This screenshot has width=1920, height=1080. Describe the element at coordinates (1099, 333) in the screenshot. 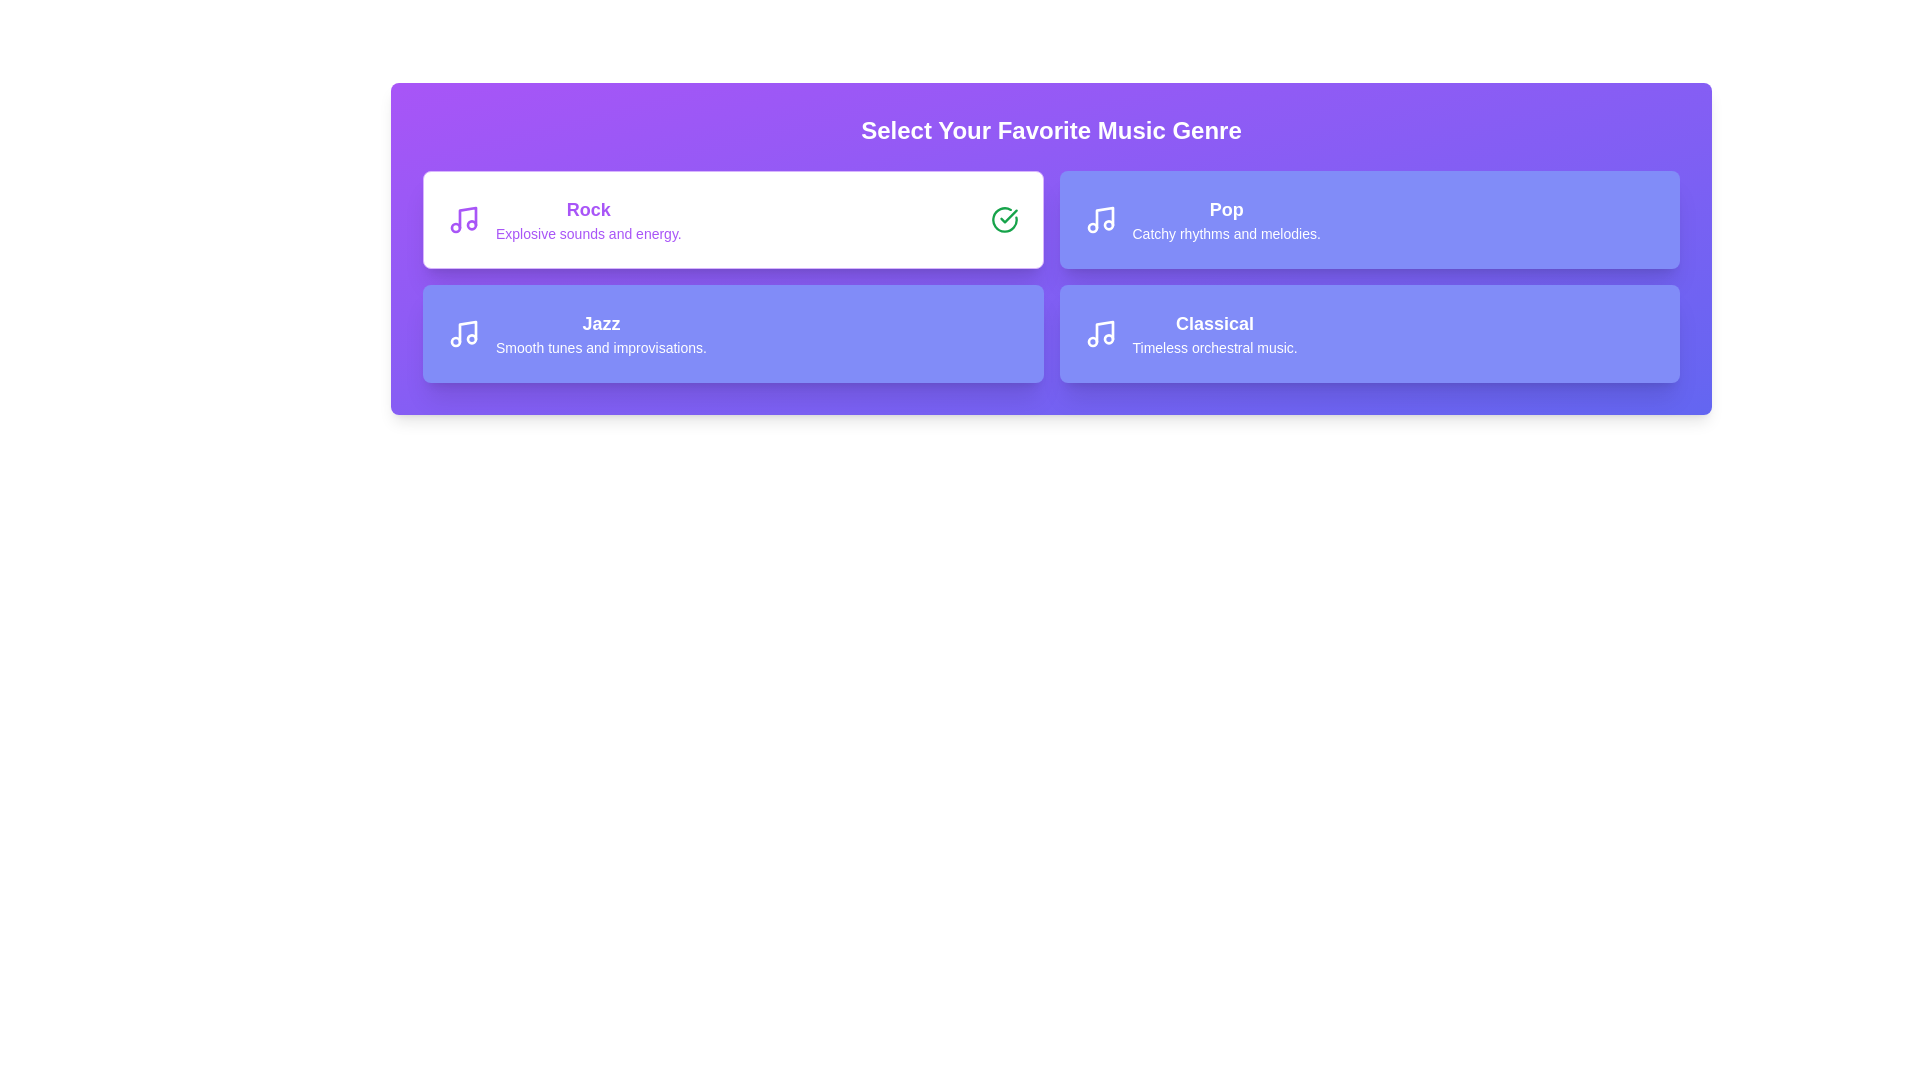

I see `the icon representing the 'Classical' category located in the top-left corner of the card labeled 'Classical', which is positioned on the bottom-right of the grid layout containing four cards` at that location.